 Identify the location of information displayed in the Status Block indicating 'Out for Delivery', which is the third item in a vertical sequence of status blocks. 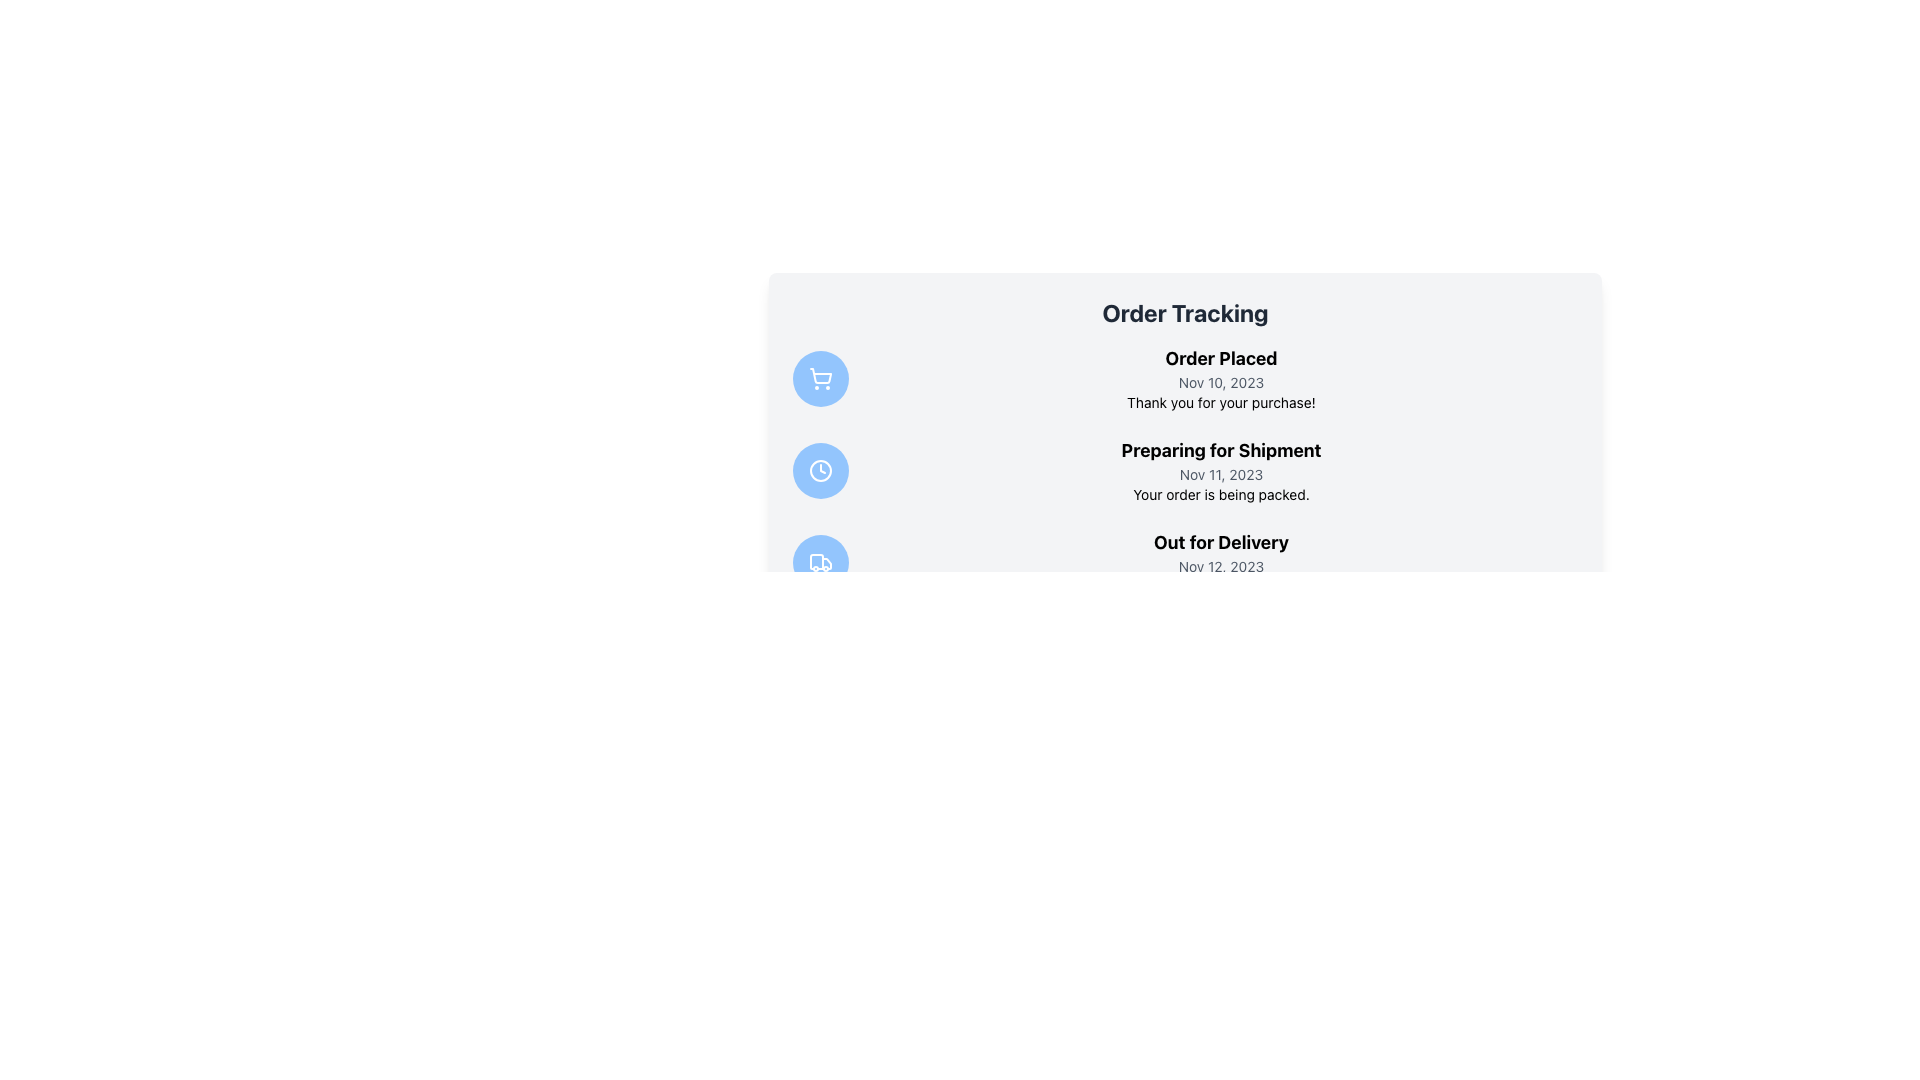
(1185, 563).